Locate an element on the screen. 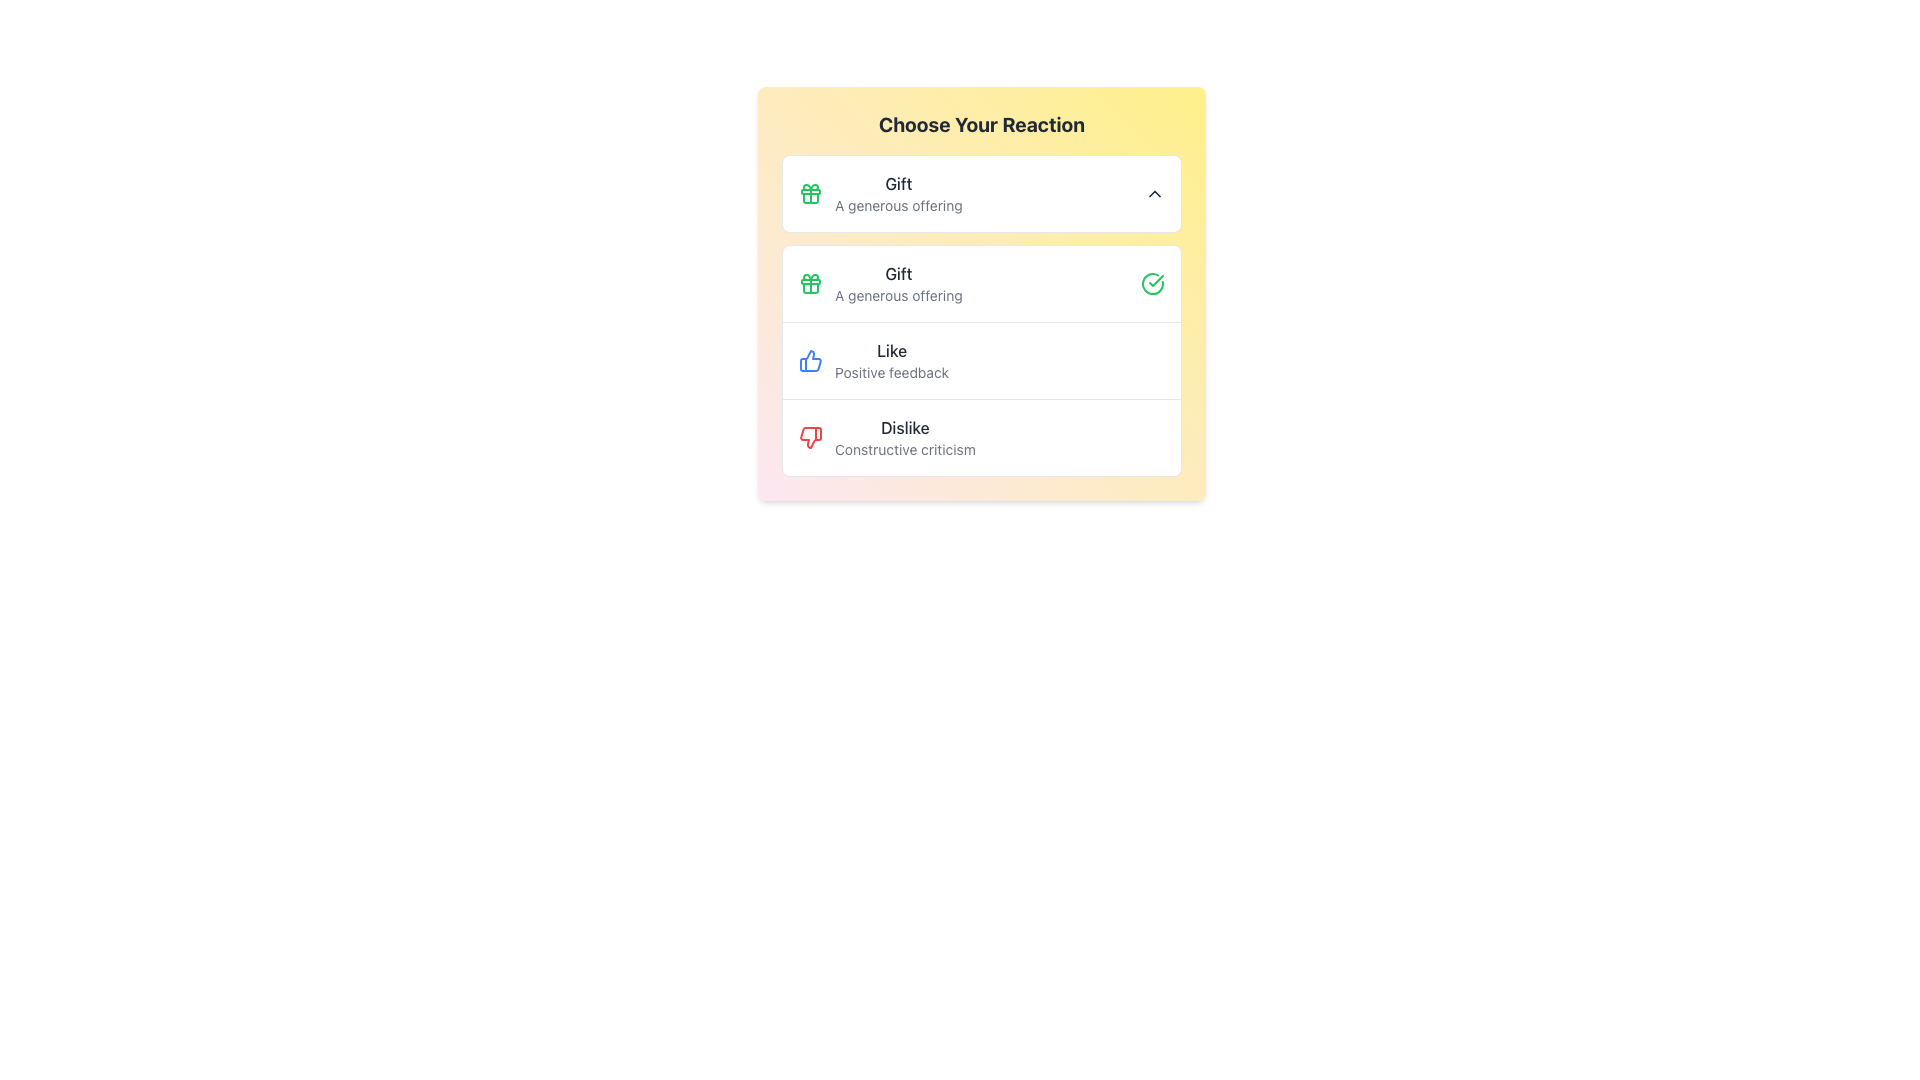 The image size is (1920, 1080). the circular icon with a checkmark in the 'Choose Your Reaction' menu, located to the right of the second 'Gift' label and above the 'Like' option is located at coordinates (1152, 284).